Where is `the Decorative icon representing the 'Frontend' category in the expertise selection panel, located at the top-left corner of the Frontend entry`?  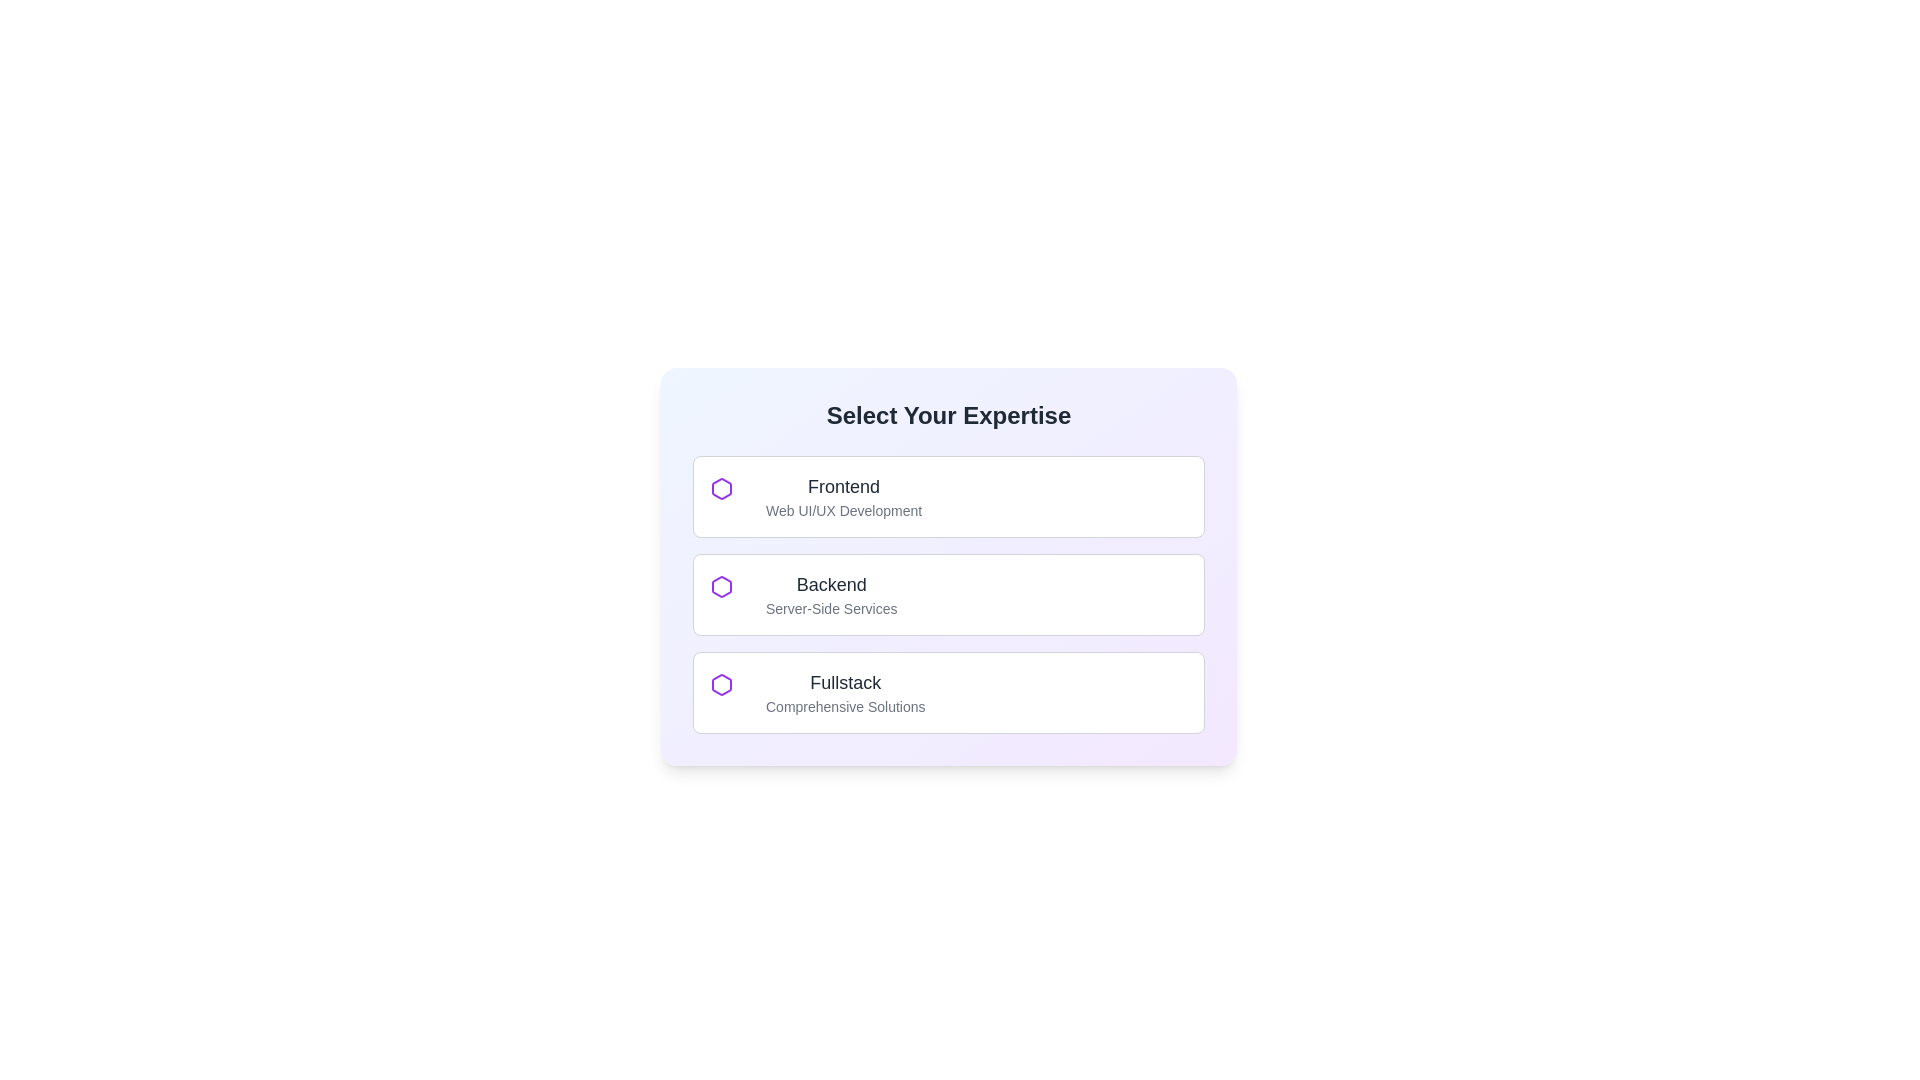
the Decorative icon representing the 'Frontend' category in the expertise selection panel, located at the top-left corner of the Frontend entry is located at coordinates (728, 496).